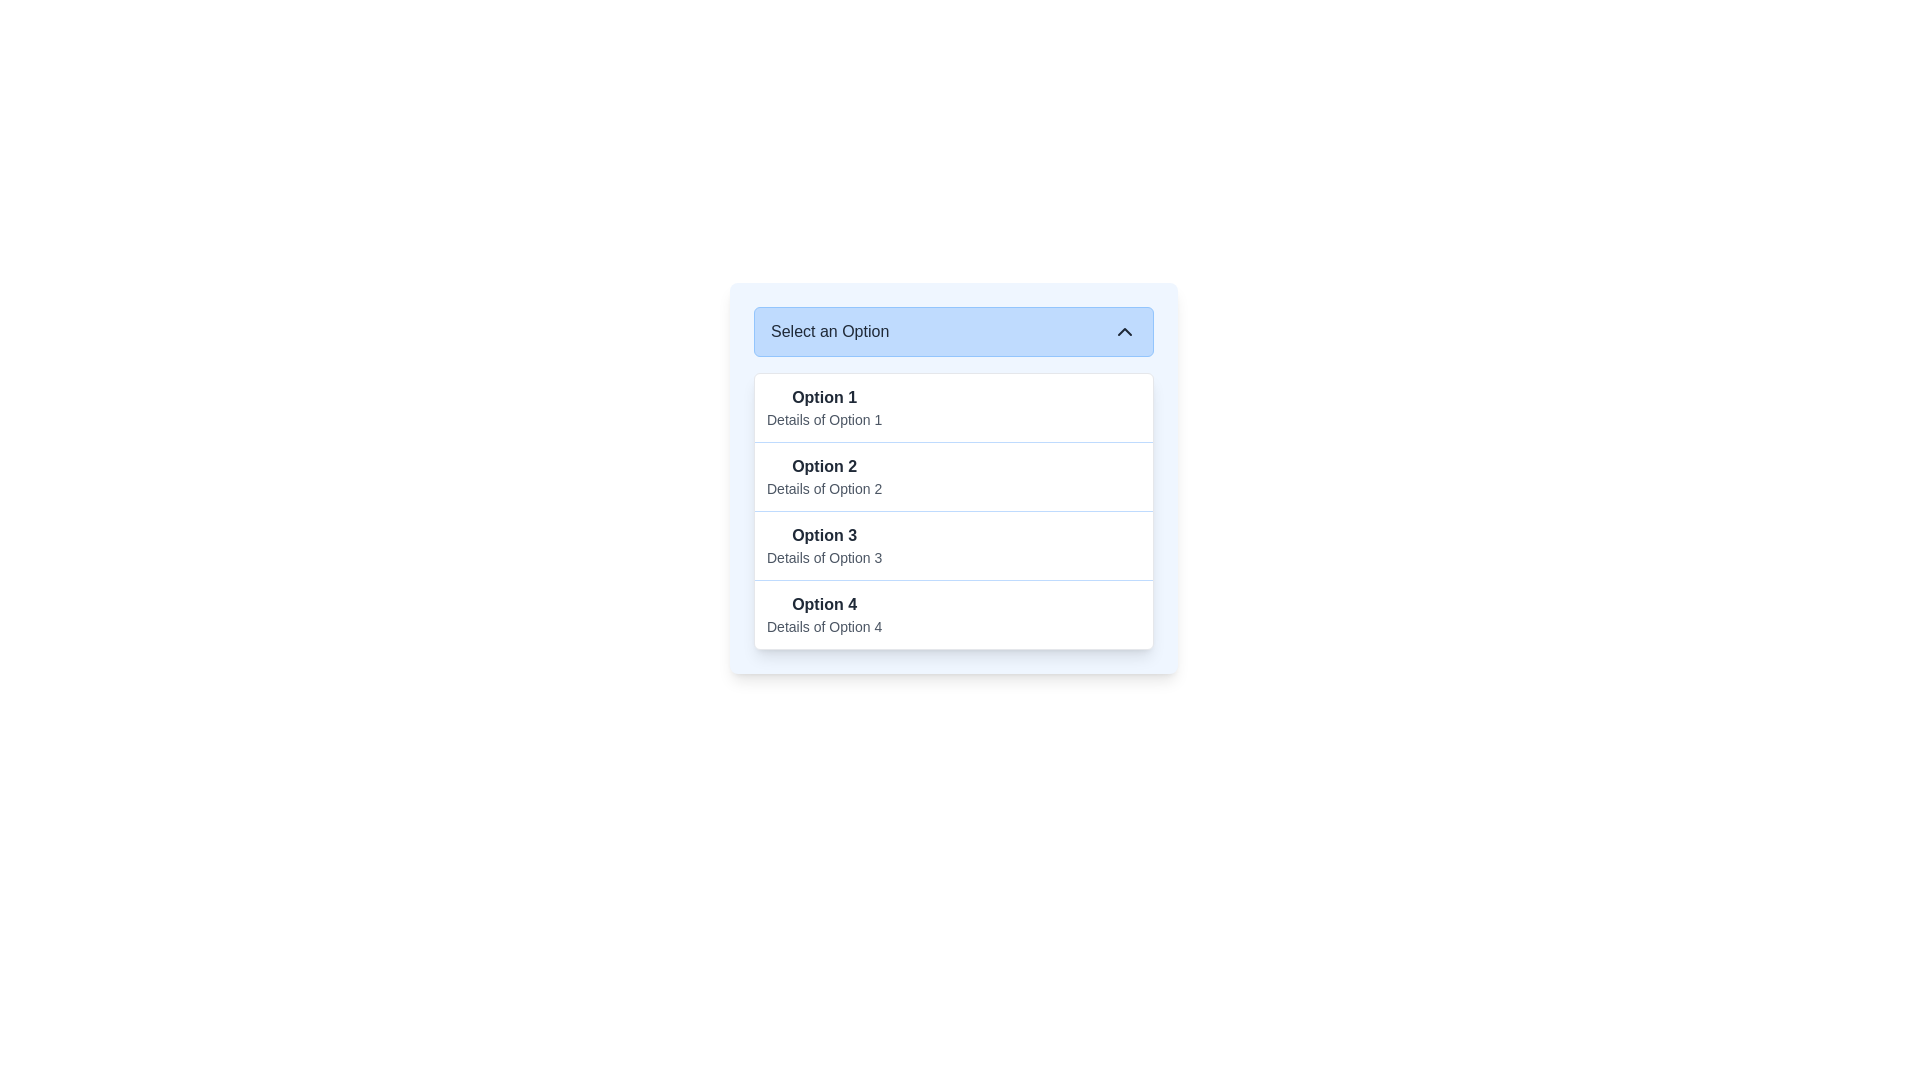 This screenshot has width=1920, height=1080. I want to click on the Text label that indicates the current selection in the dropdown menu, located at the top of the dropdown header, so click(830, 330).